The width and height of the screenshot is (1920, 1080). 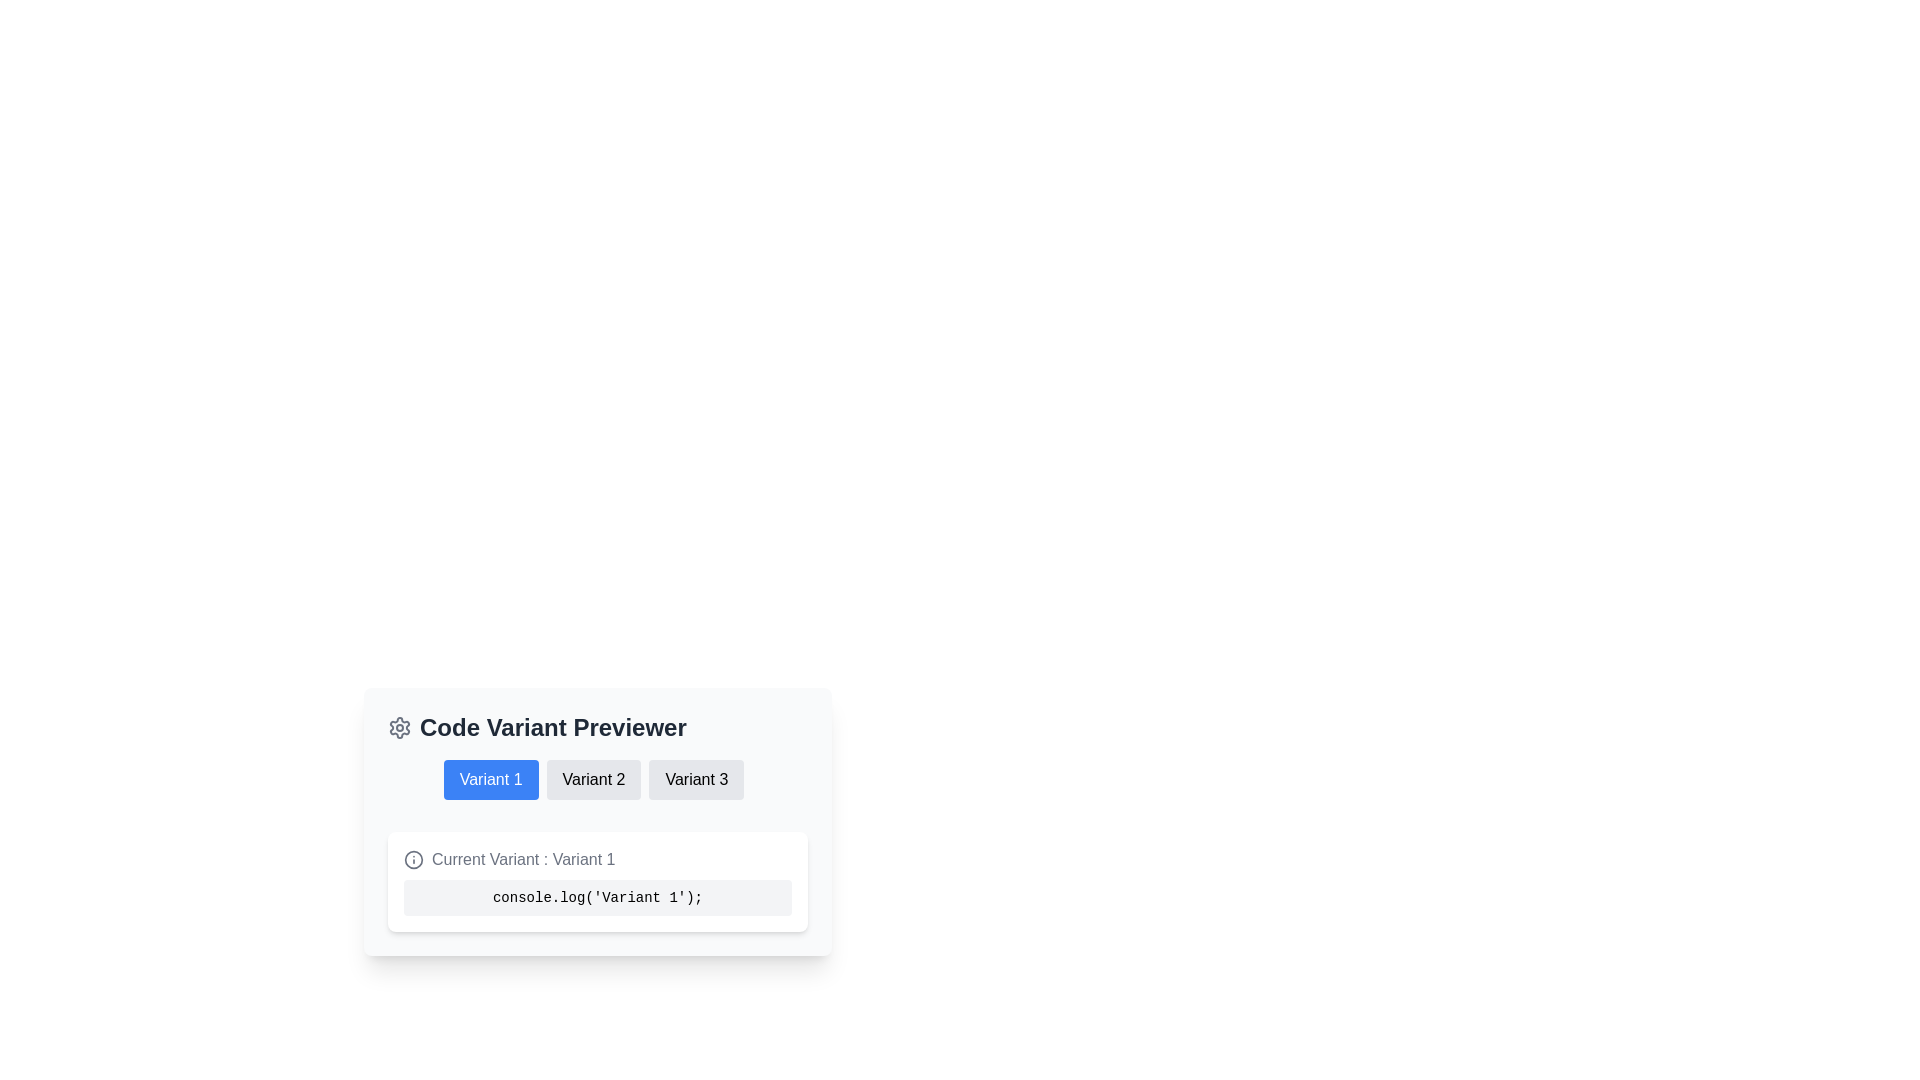 I want to click on the first variant button in the 'Code Variant Previewer' section, so click(x=491, y=778).